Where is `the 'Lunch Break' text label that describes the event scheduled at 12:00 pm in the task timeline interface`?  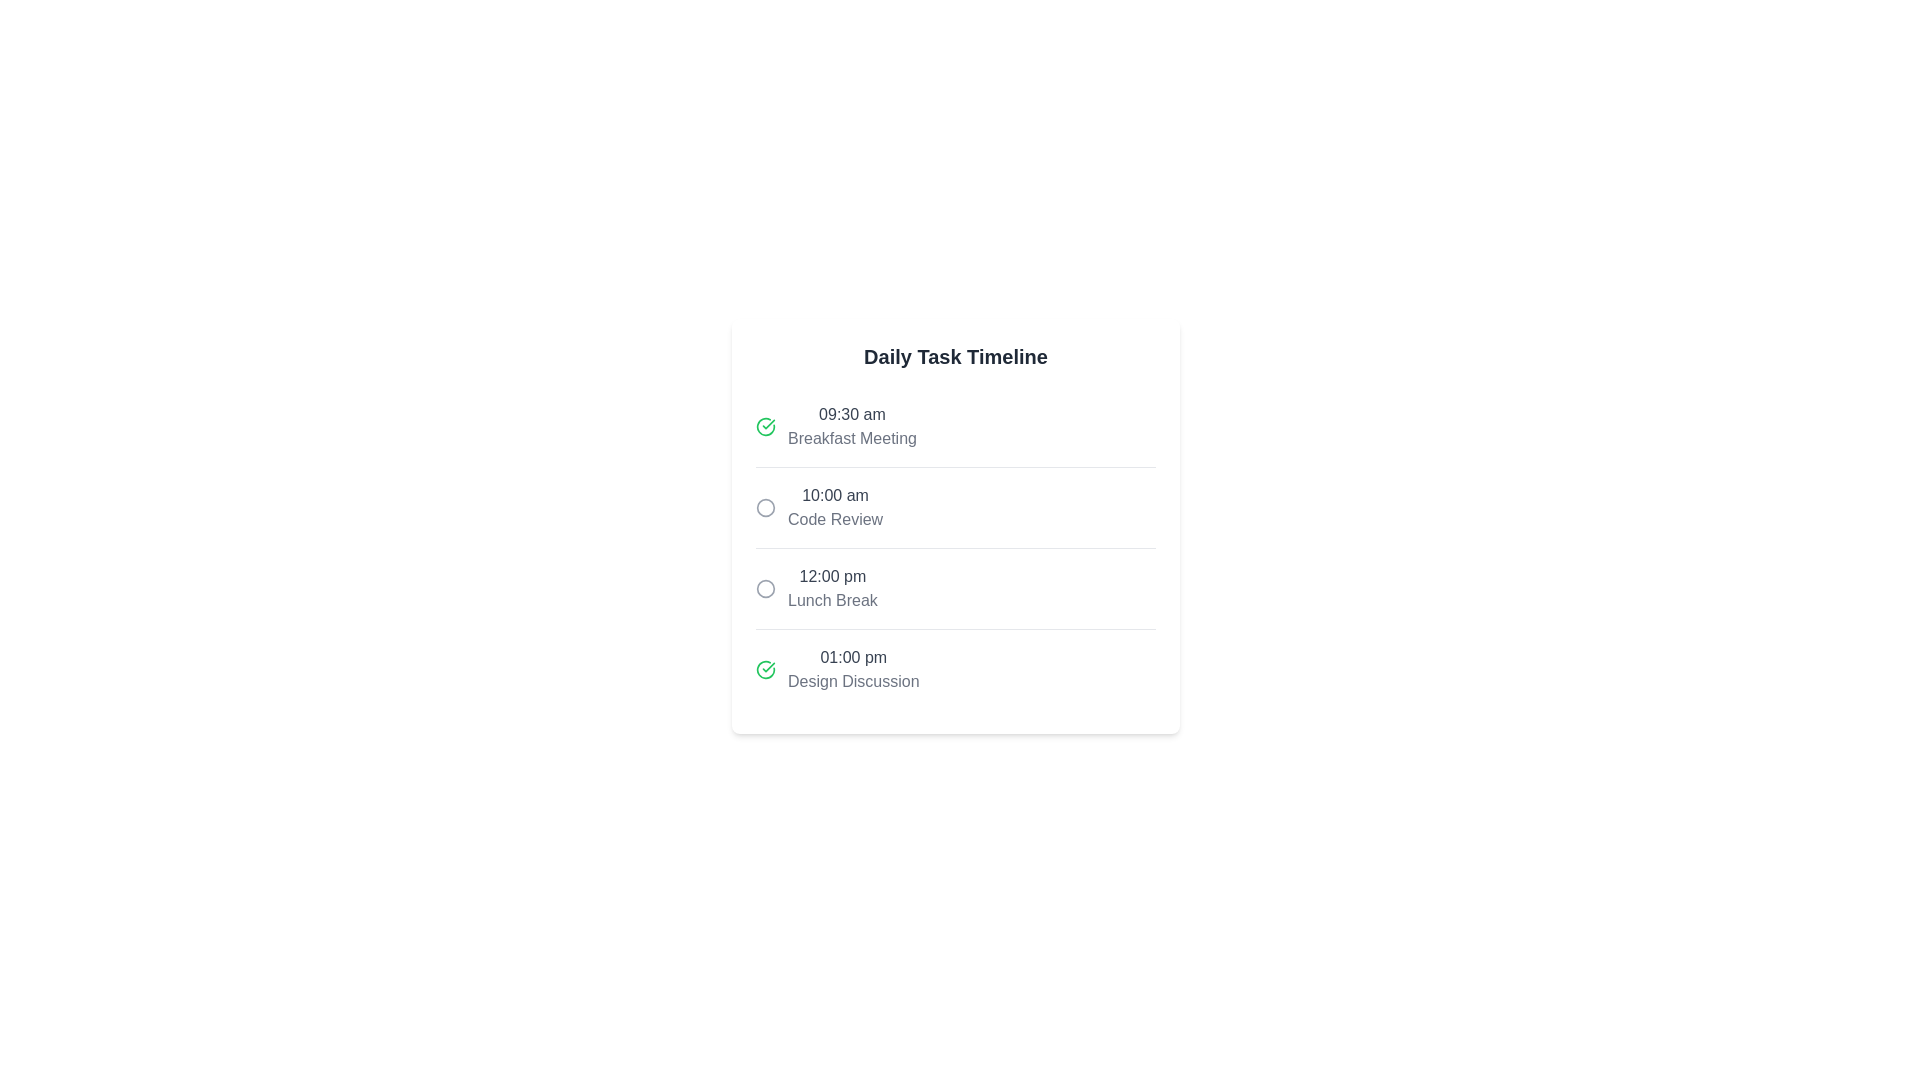 the 'Lunch Break' text label that describes the event scheduled at 12:00 pm in the task timeline interface is located at coordinates (832, 600).